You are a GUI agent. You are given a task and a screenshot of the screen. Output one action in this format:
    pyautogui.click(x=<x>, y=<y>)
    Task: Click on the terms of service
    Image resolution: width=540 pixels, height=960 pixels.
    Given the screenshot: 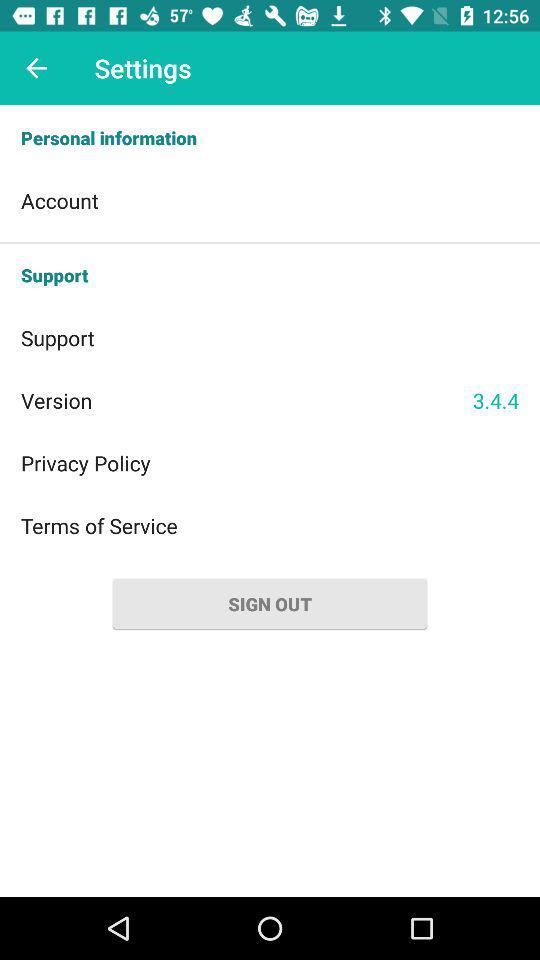 What is the action you would take?
    pyautogui.click(x=270, y=524)
    